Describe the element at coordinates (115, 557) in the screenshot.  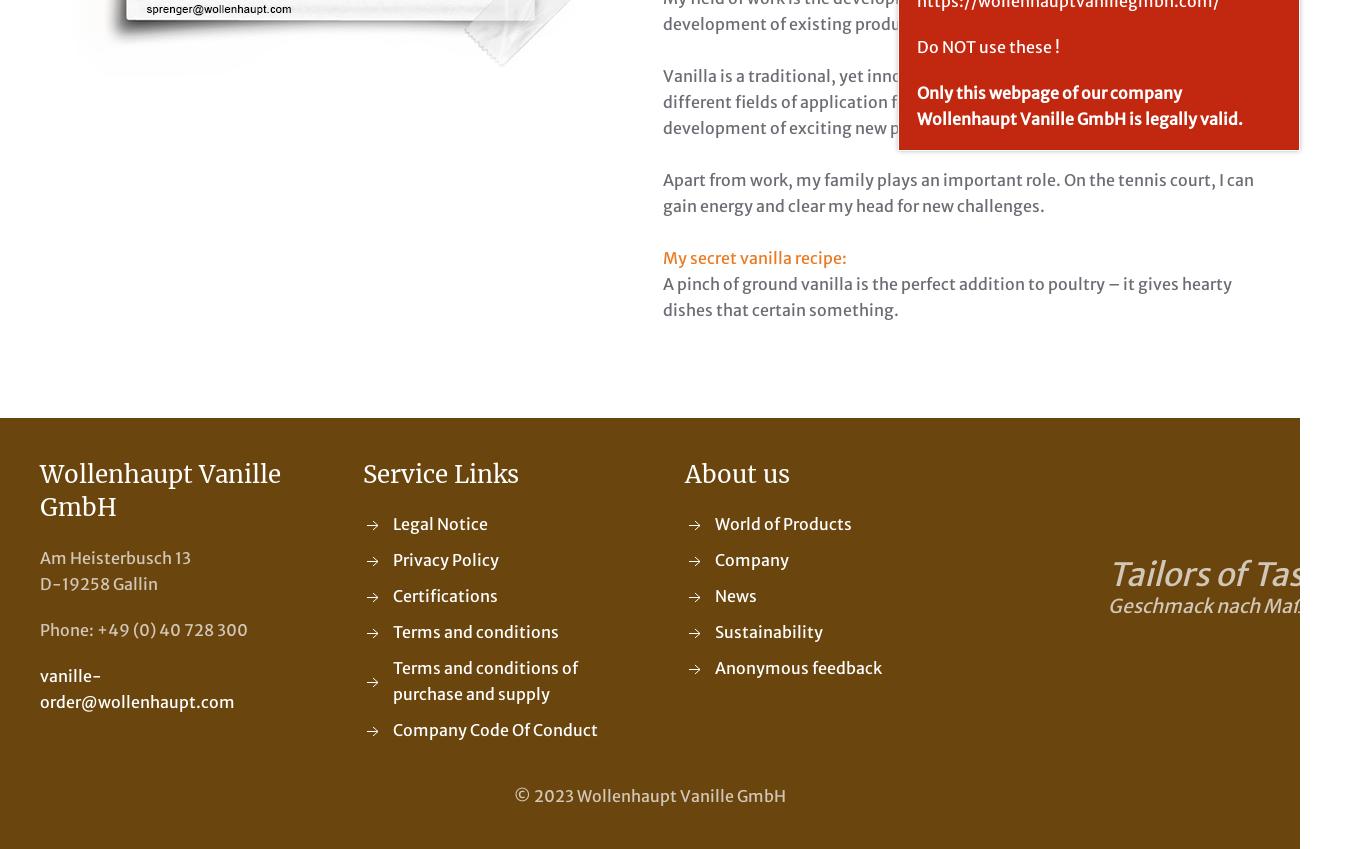
I see `'Am Heisterbusch 13'` at that location.